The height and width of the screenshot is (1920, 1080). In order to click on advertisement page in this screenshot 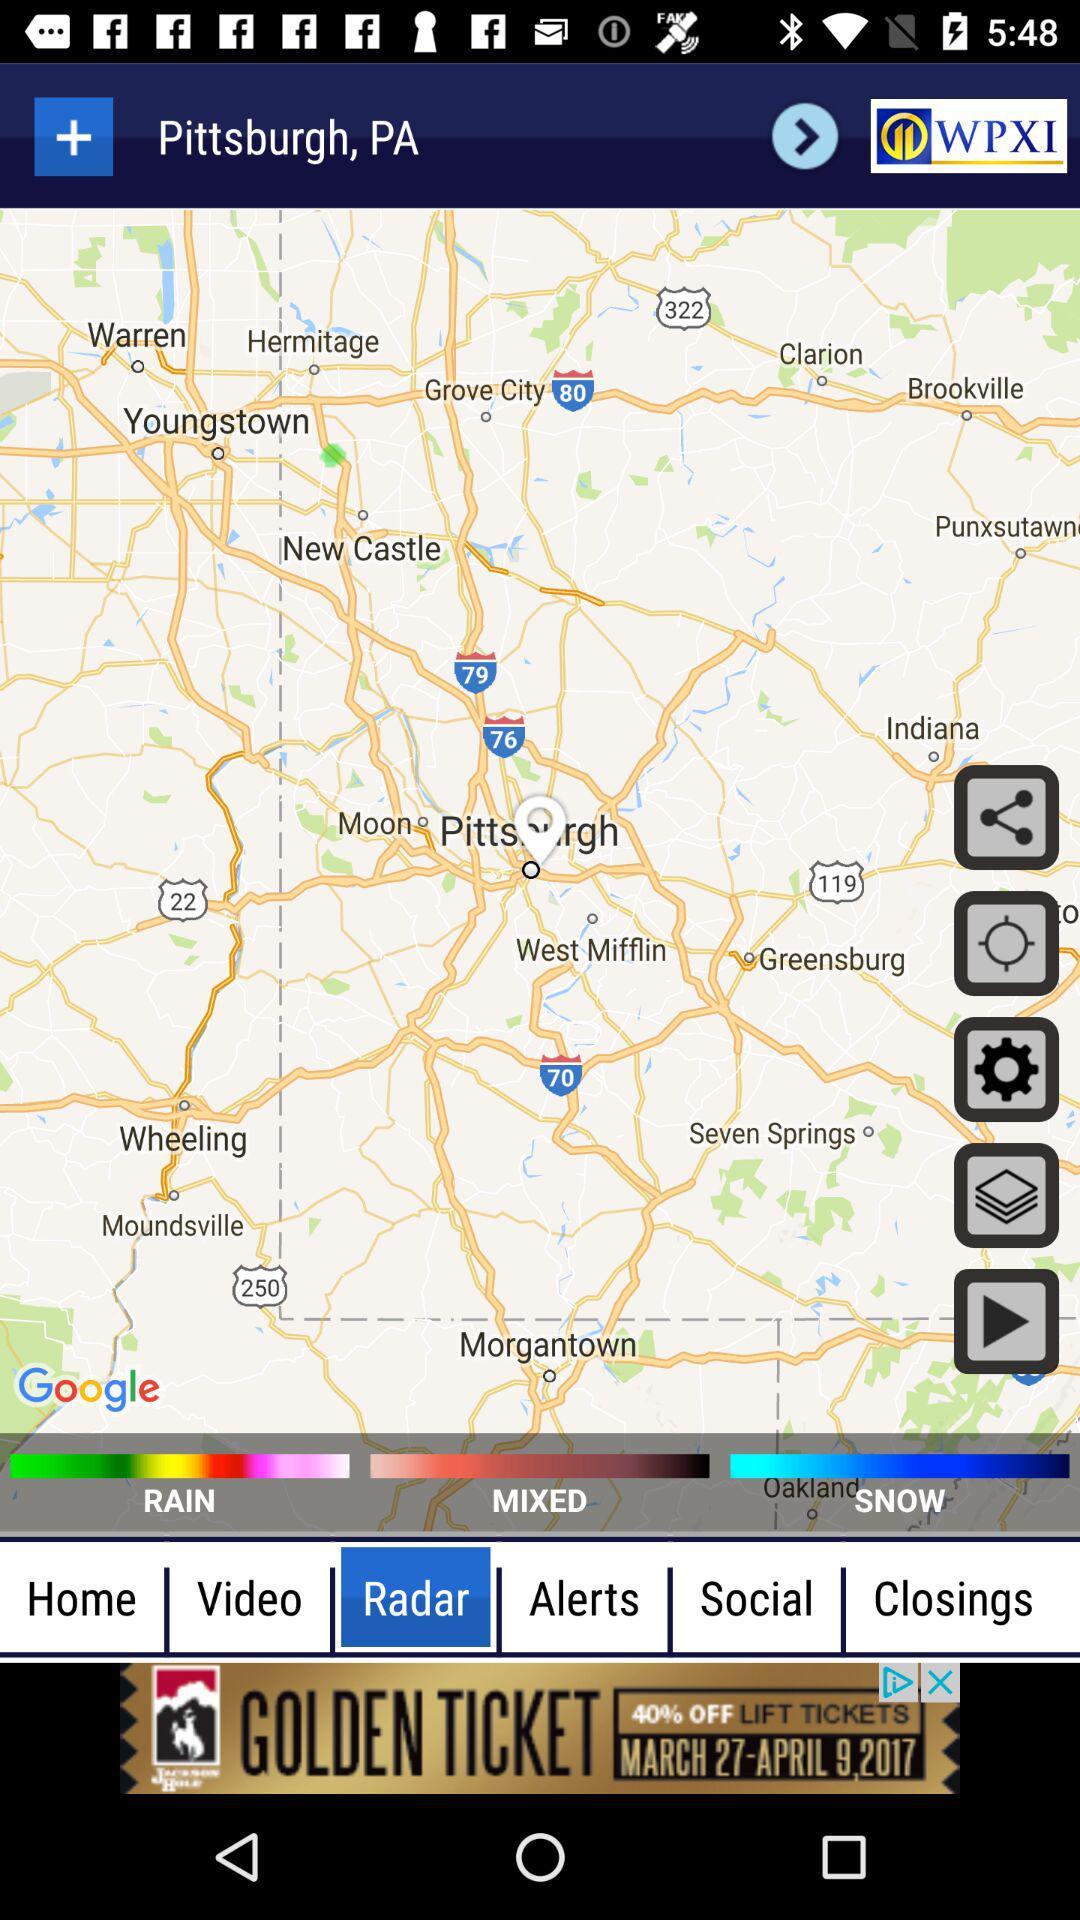, I will do `click(540, 1727)`.